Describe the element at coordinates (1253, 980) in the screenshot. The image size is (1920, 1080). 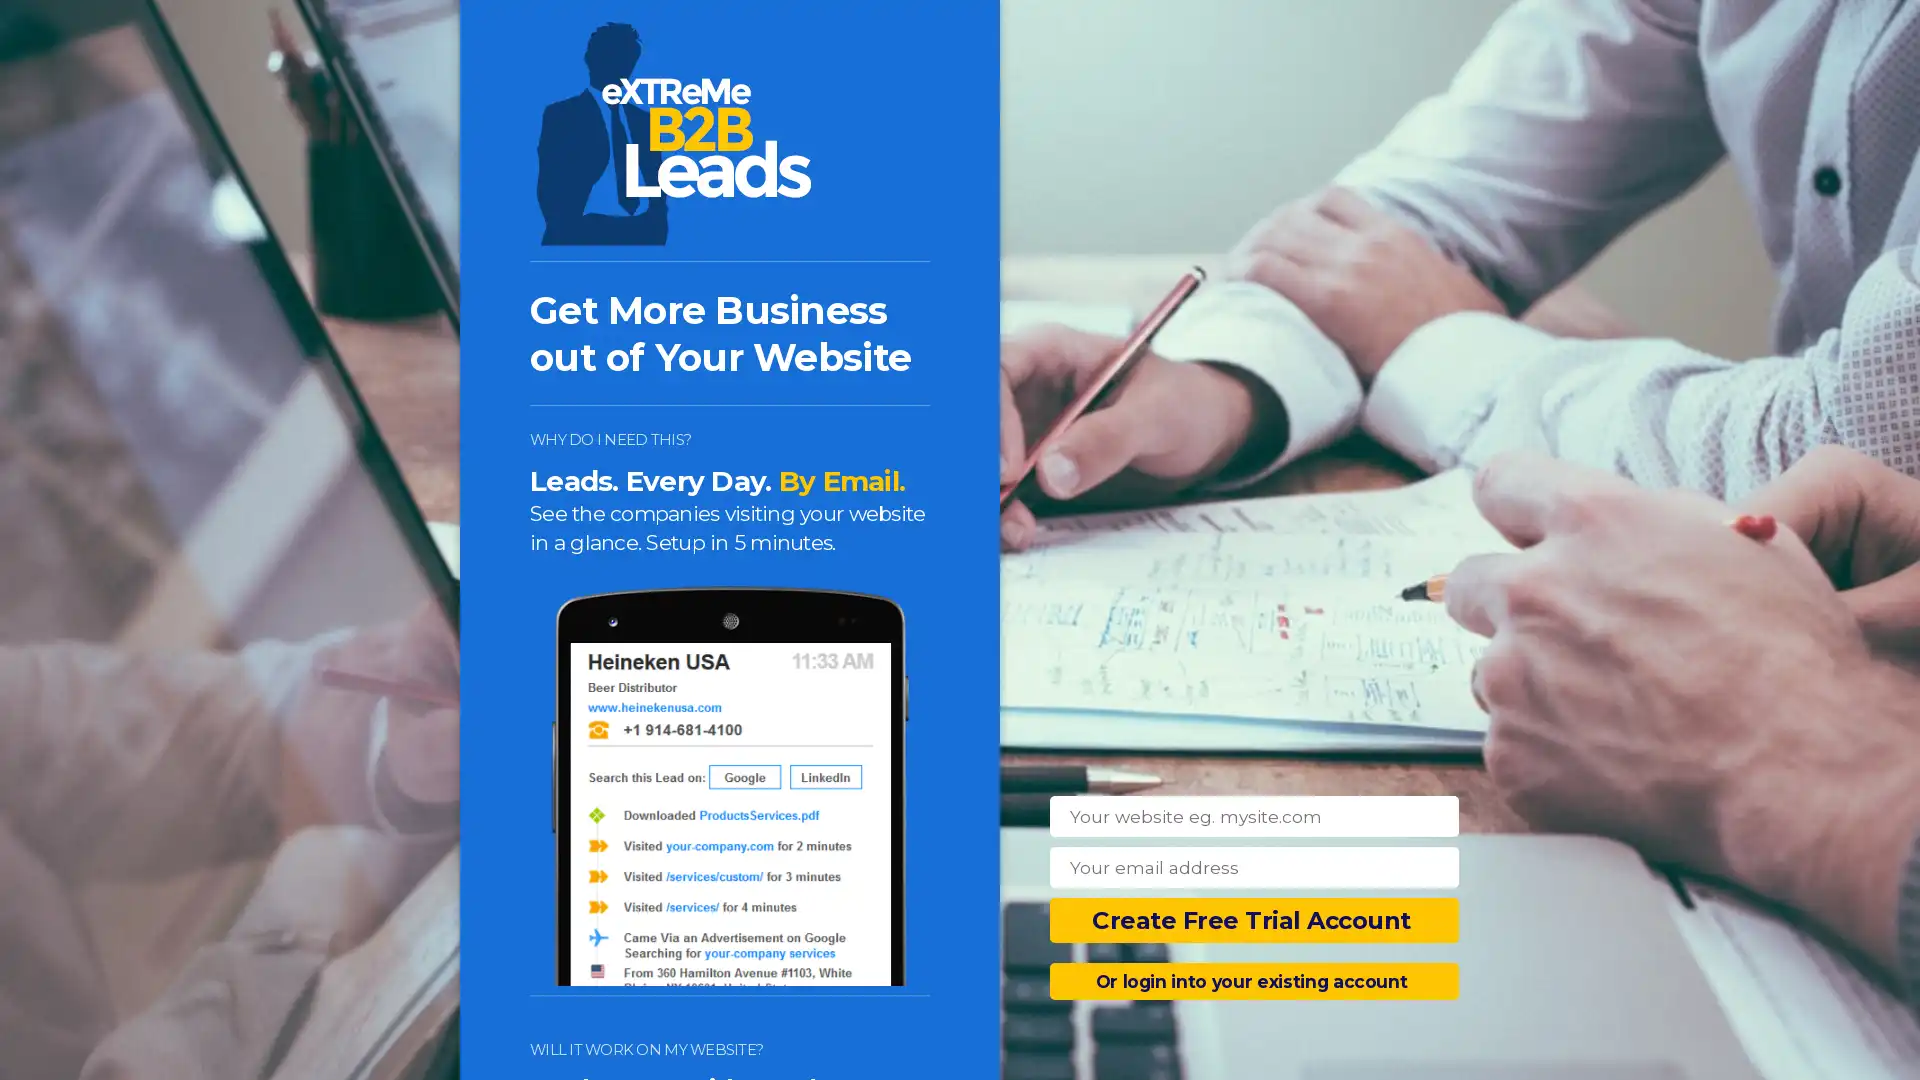
I see `Or login into your existing account` at that location.